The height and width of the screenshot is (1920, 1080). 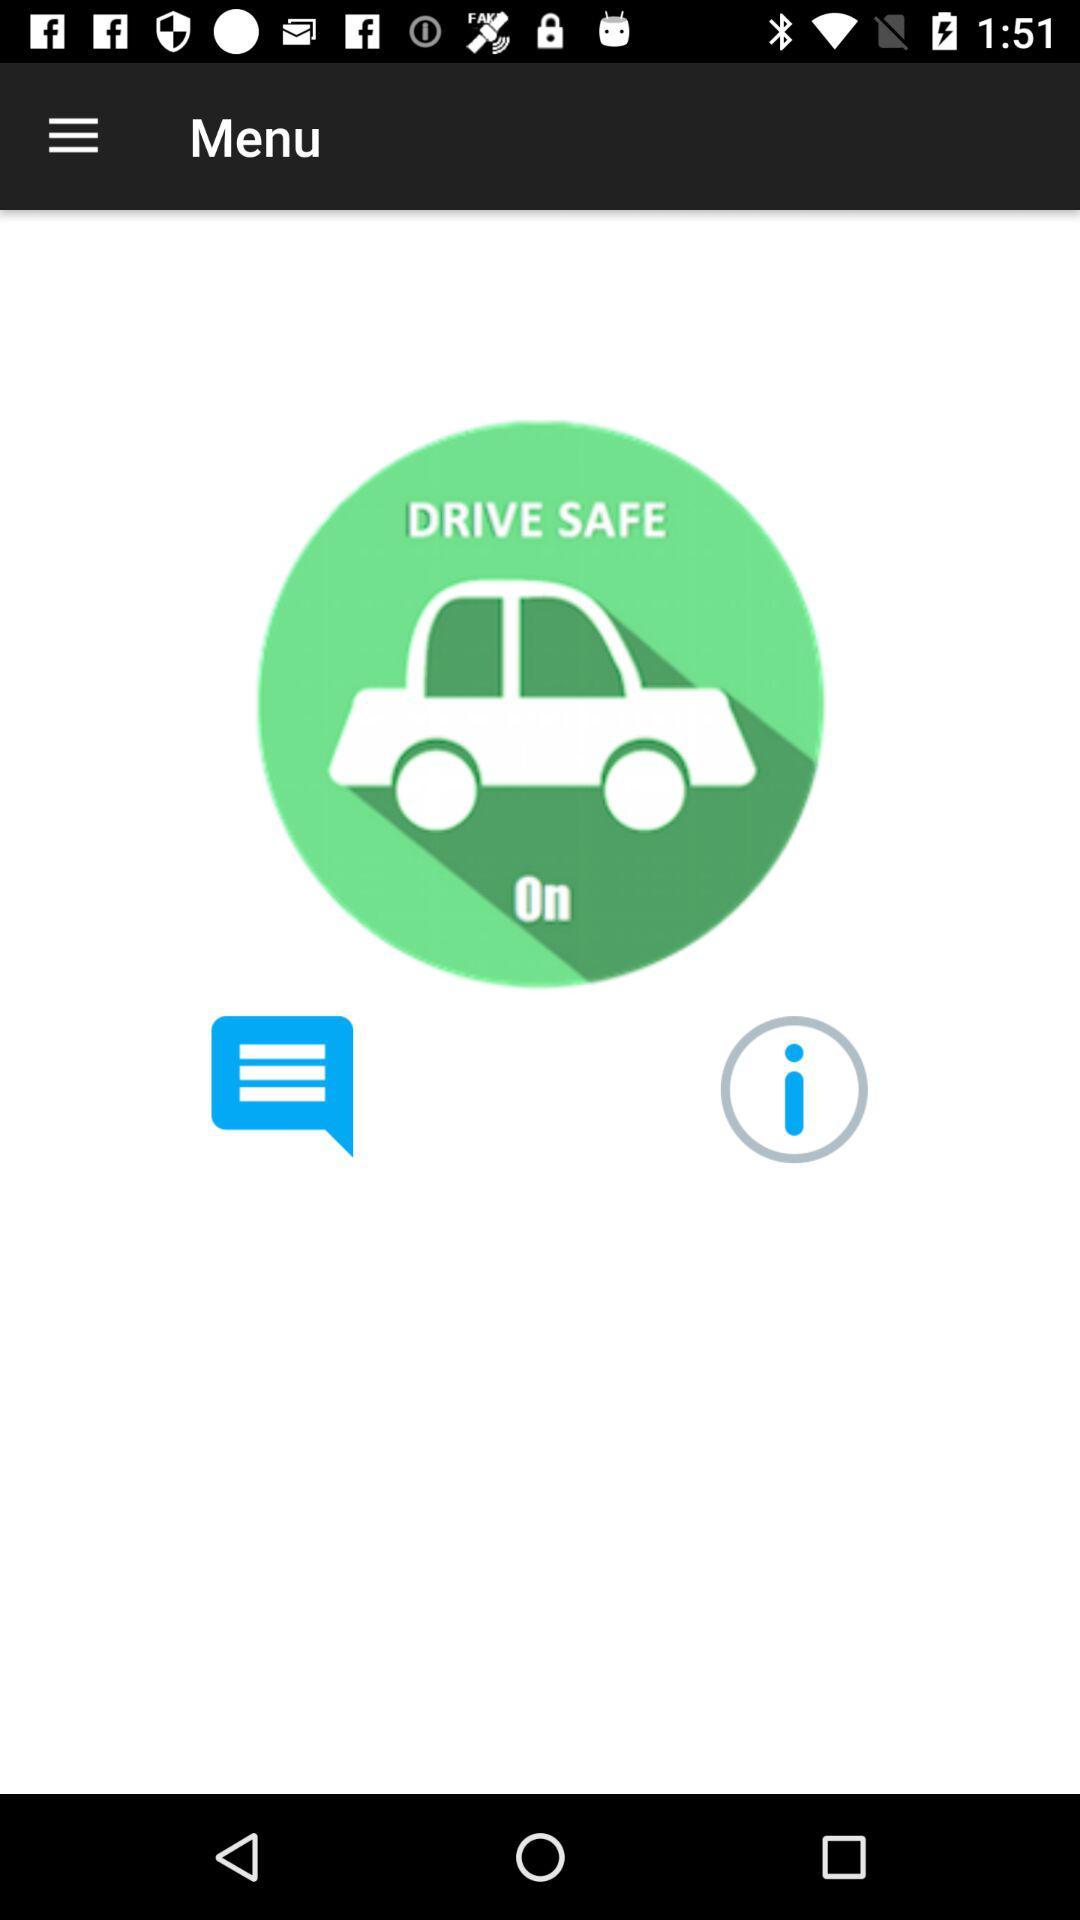 I want to click on drive safe mode on, so click(x=538, y=703).